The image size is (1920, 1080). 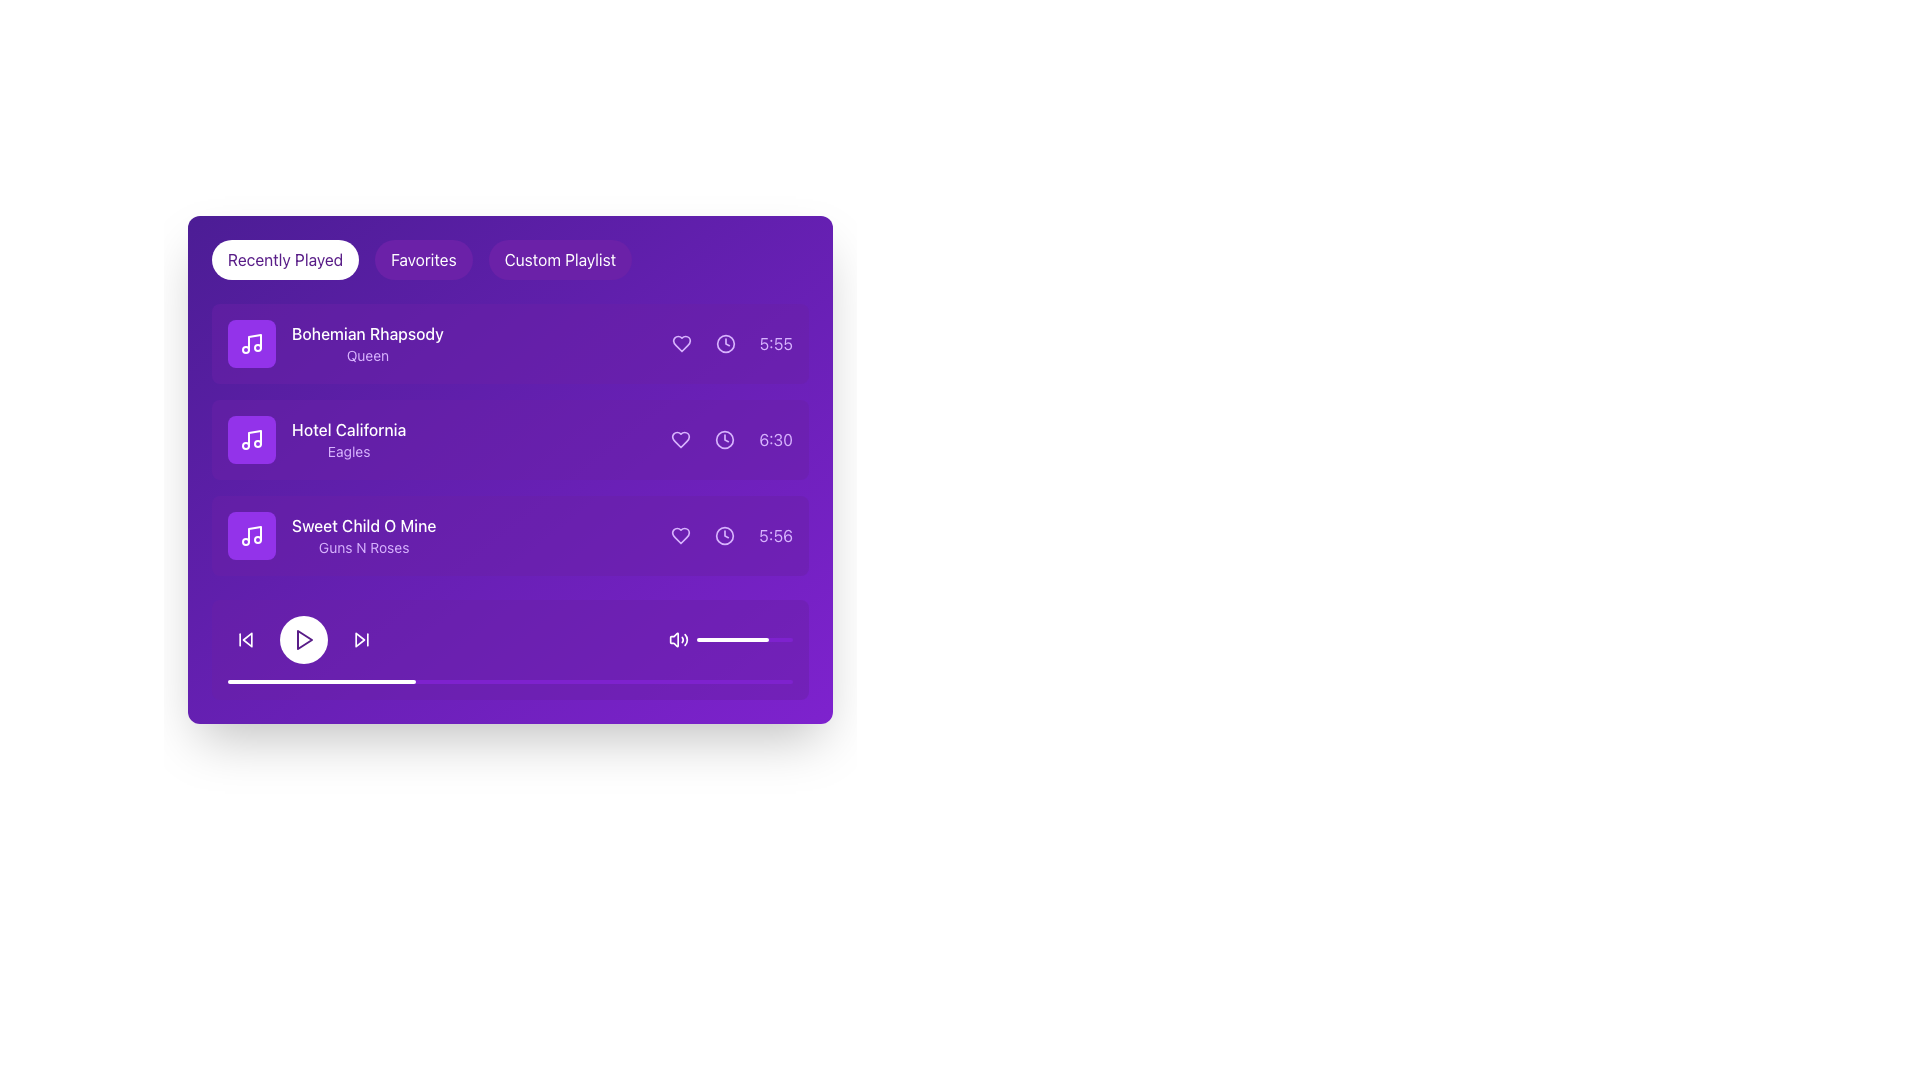 I want to click on the music-themed icon representing the song 'Hotel California' by 'Eagles' in the list of songs, so click(x=251, y=438).